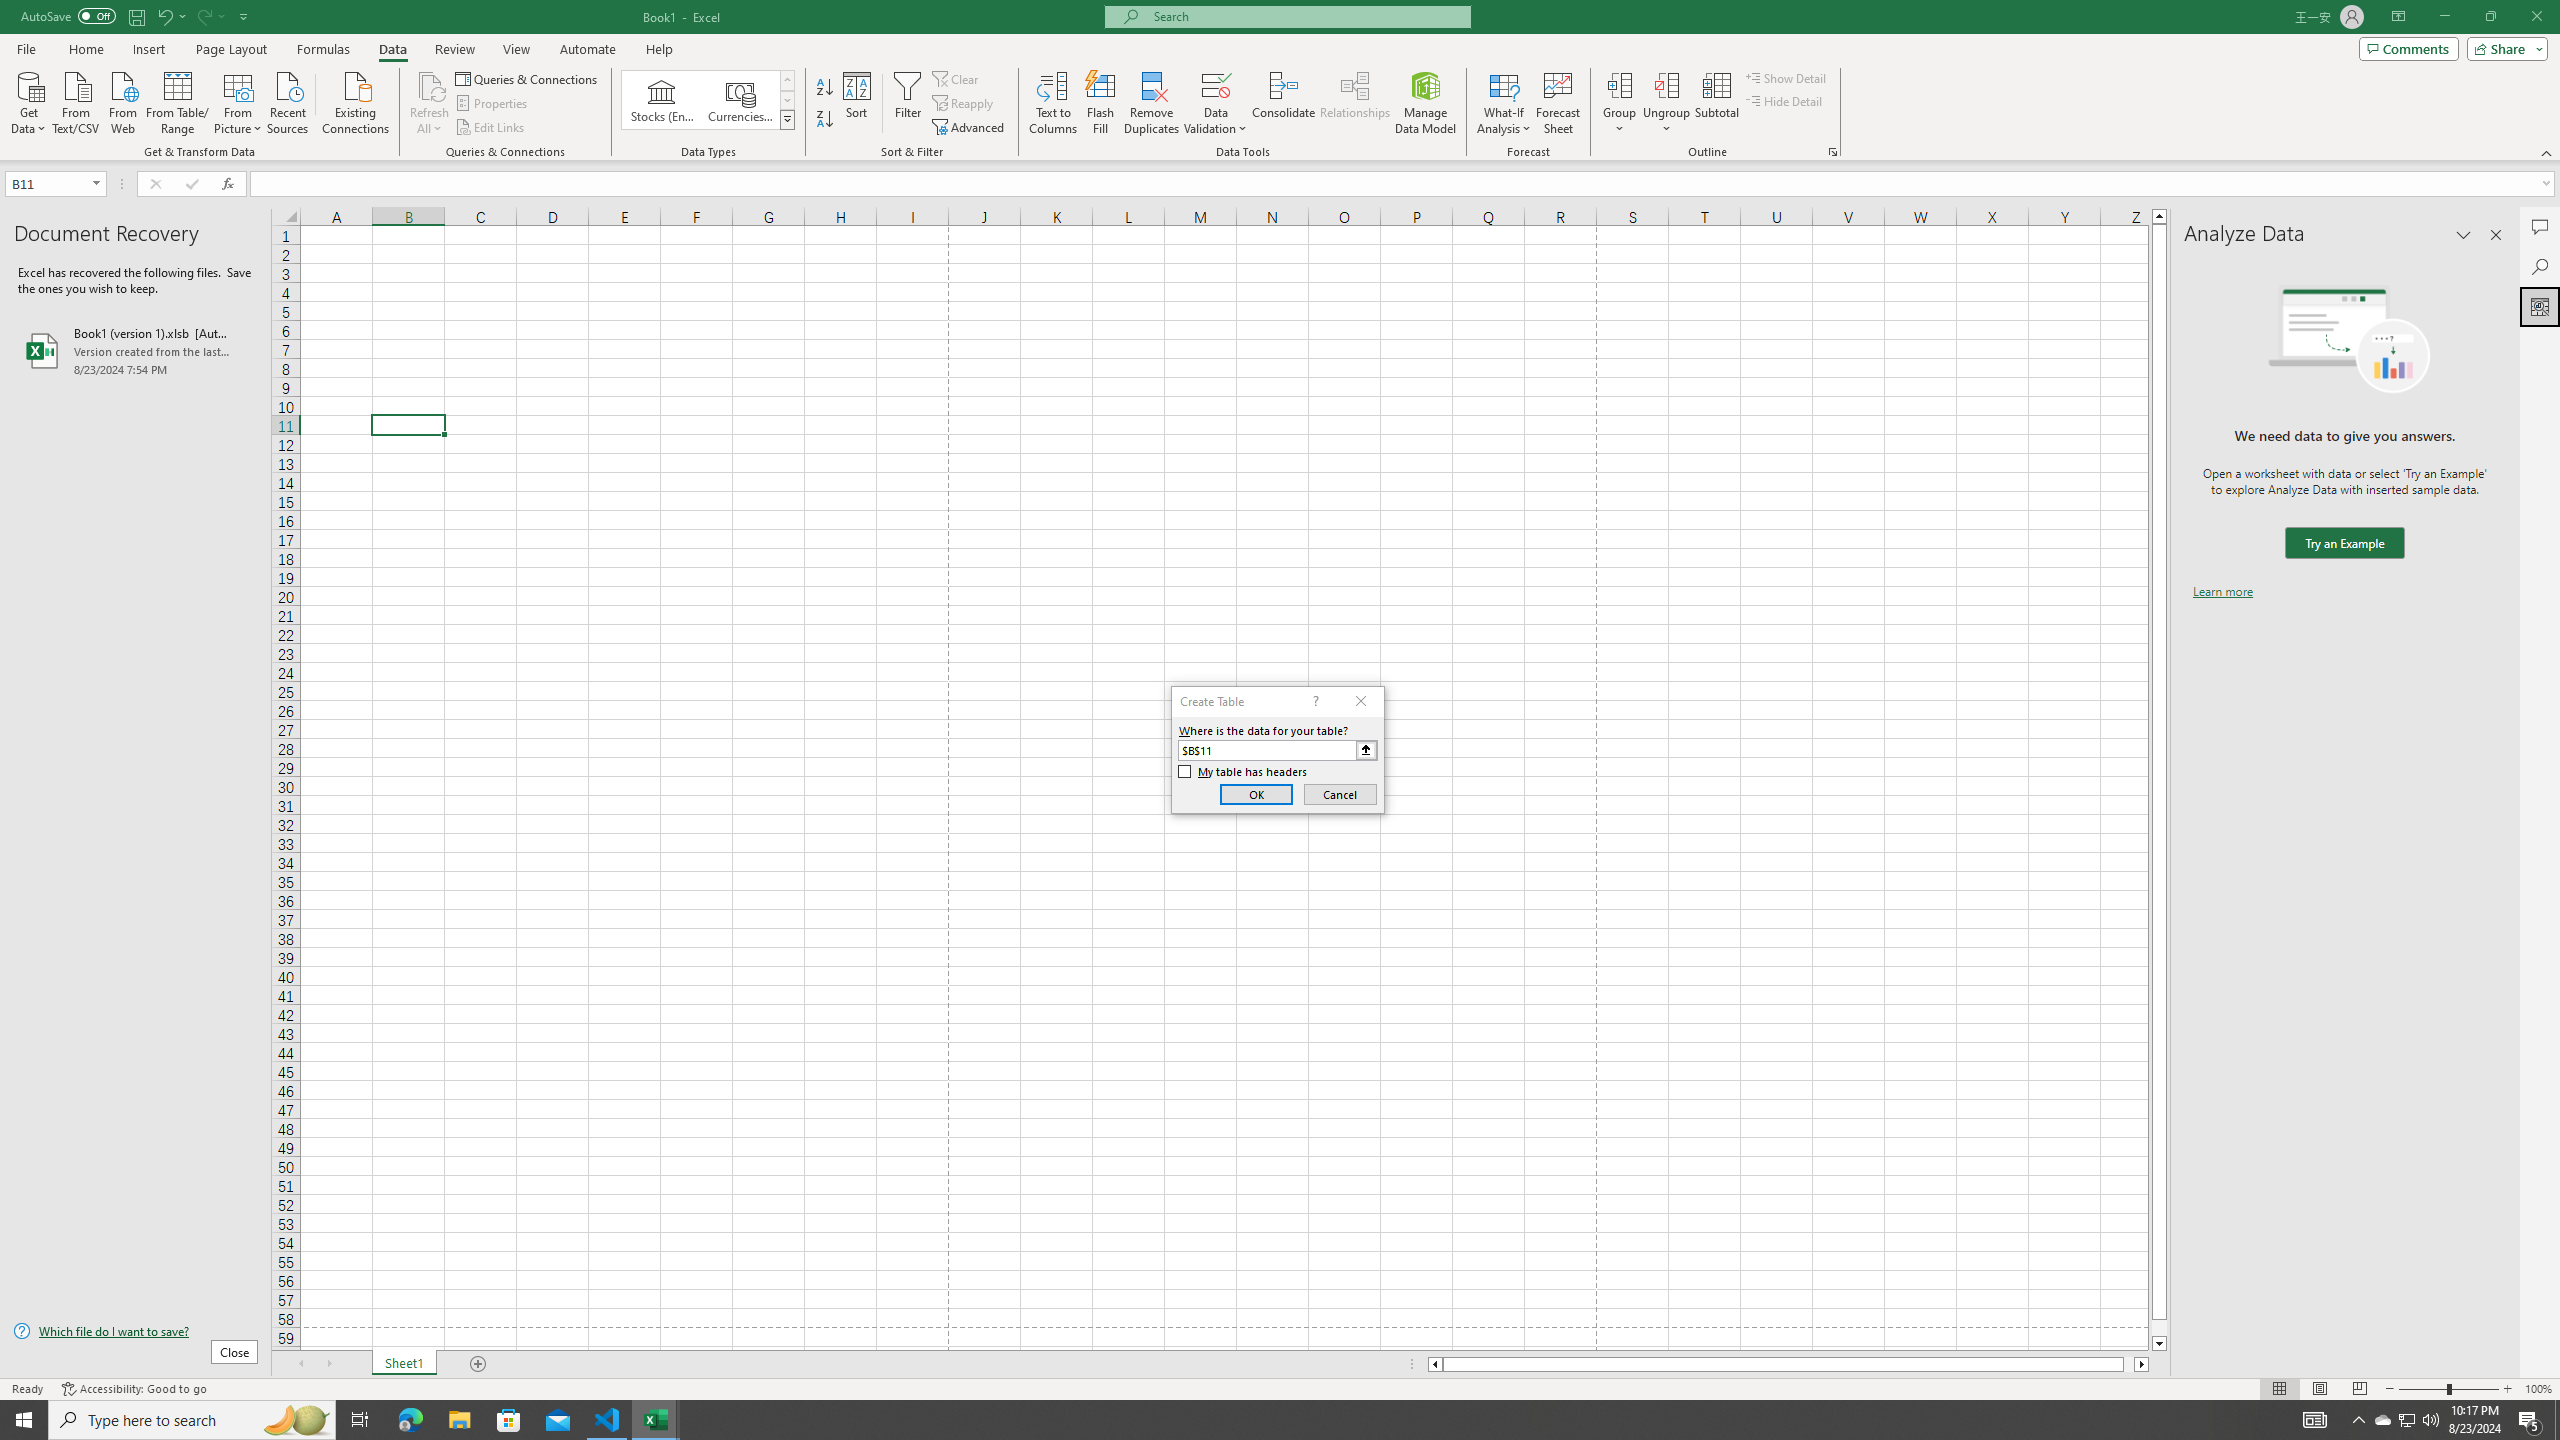 This screenshot has height=1440, width=2560. I want to click on 'AutoSave', so click(69, 15).